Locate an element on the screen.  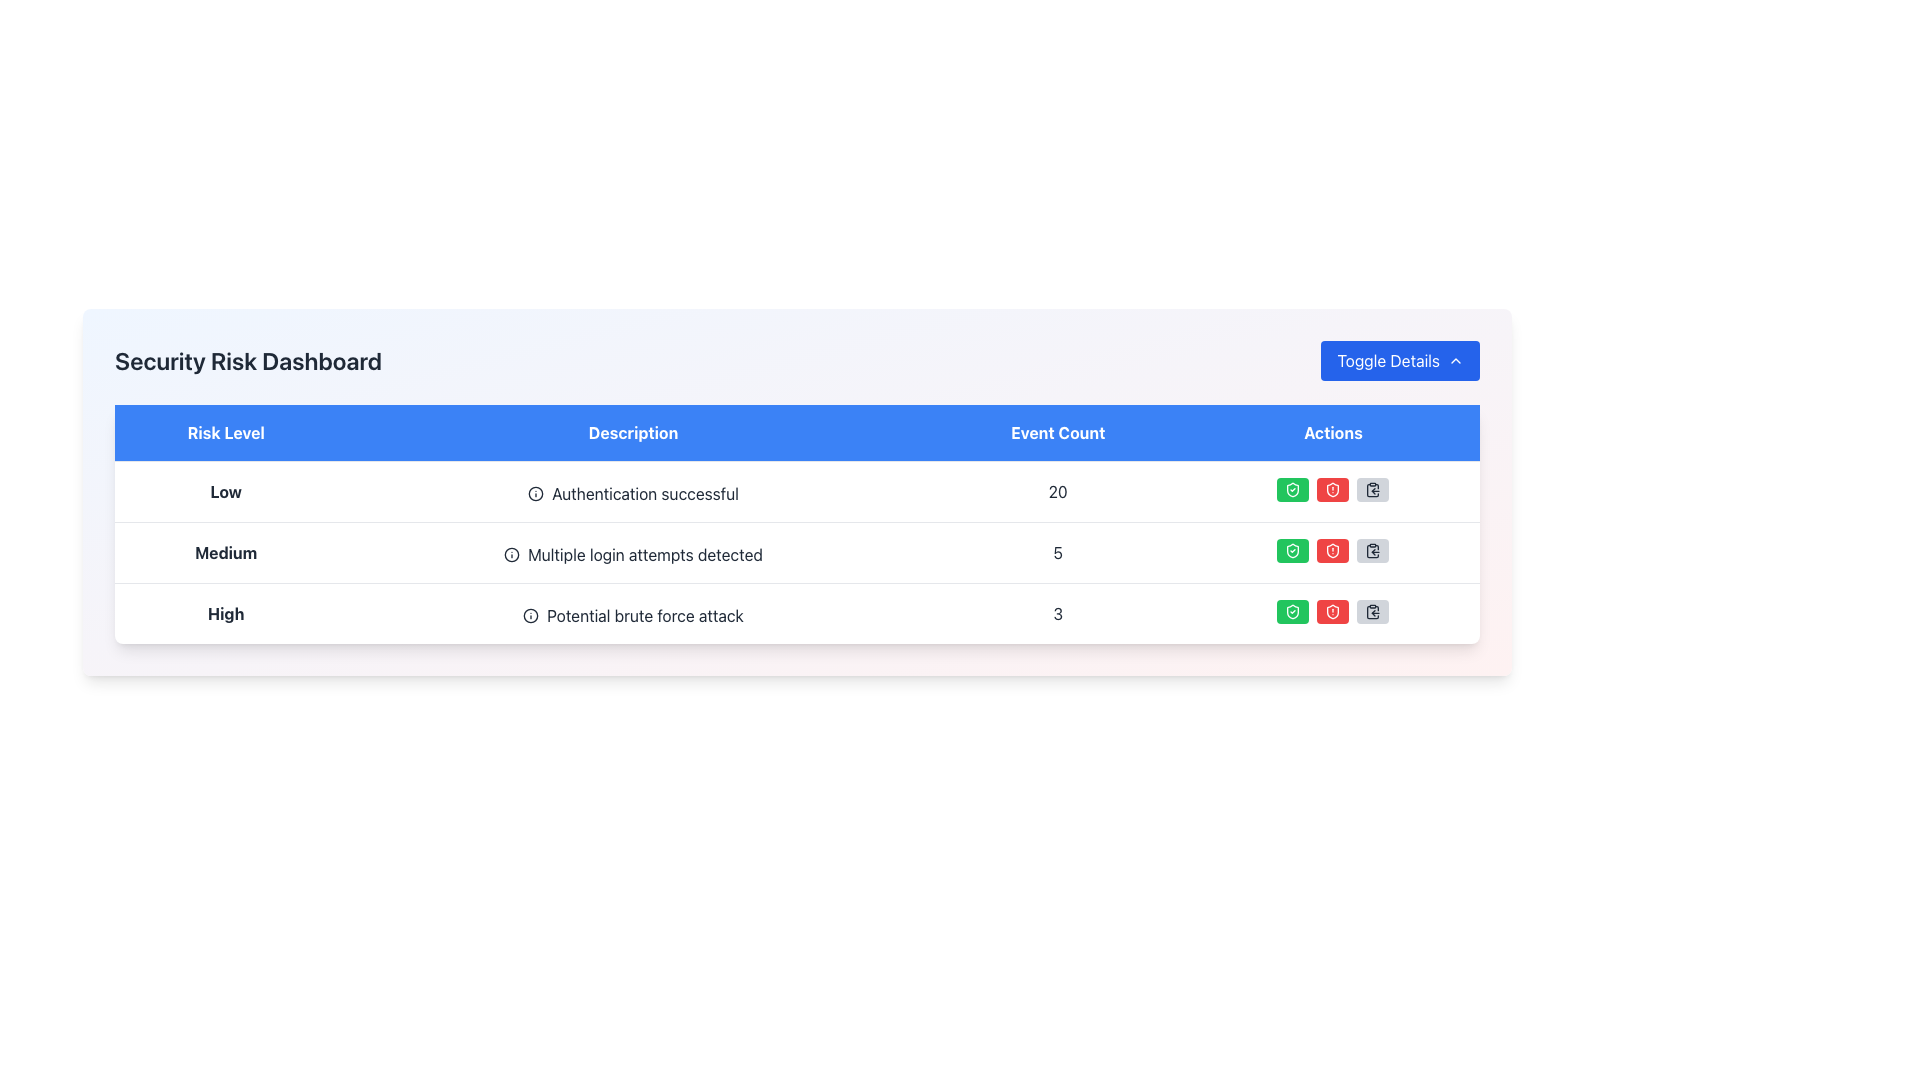
the button located in the 'Actions' column of the third row in the security dashboard table, positioned between the green and gray buttons is located at coordinates (1333, 551).